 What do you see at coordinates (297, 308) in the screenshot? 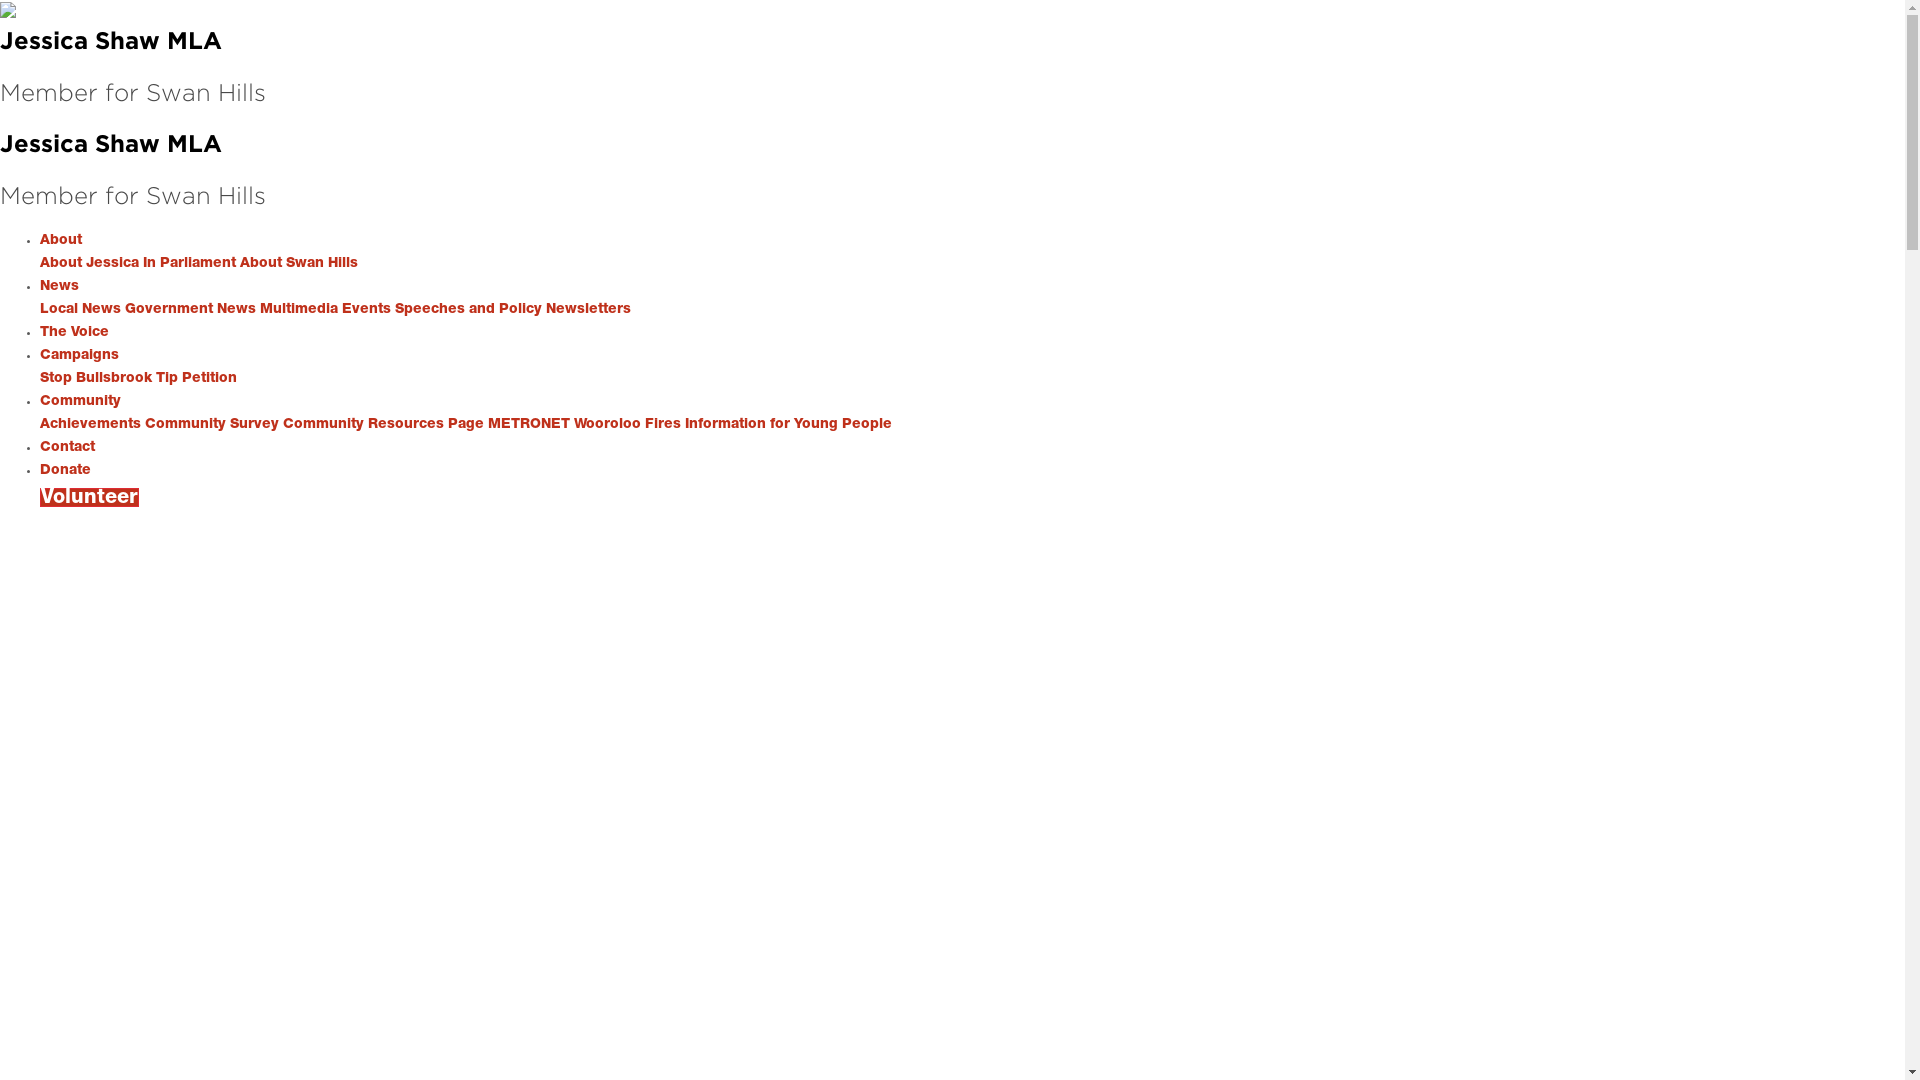
I see `'Multimedia'` at bounding box center [297, 308].